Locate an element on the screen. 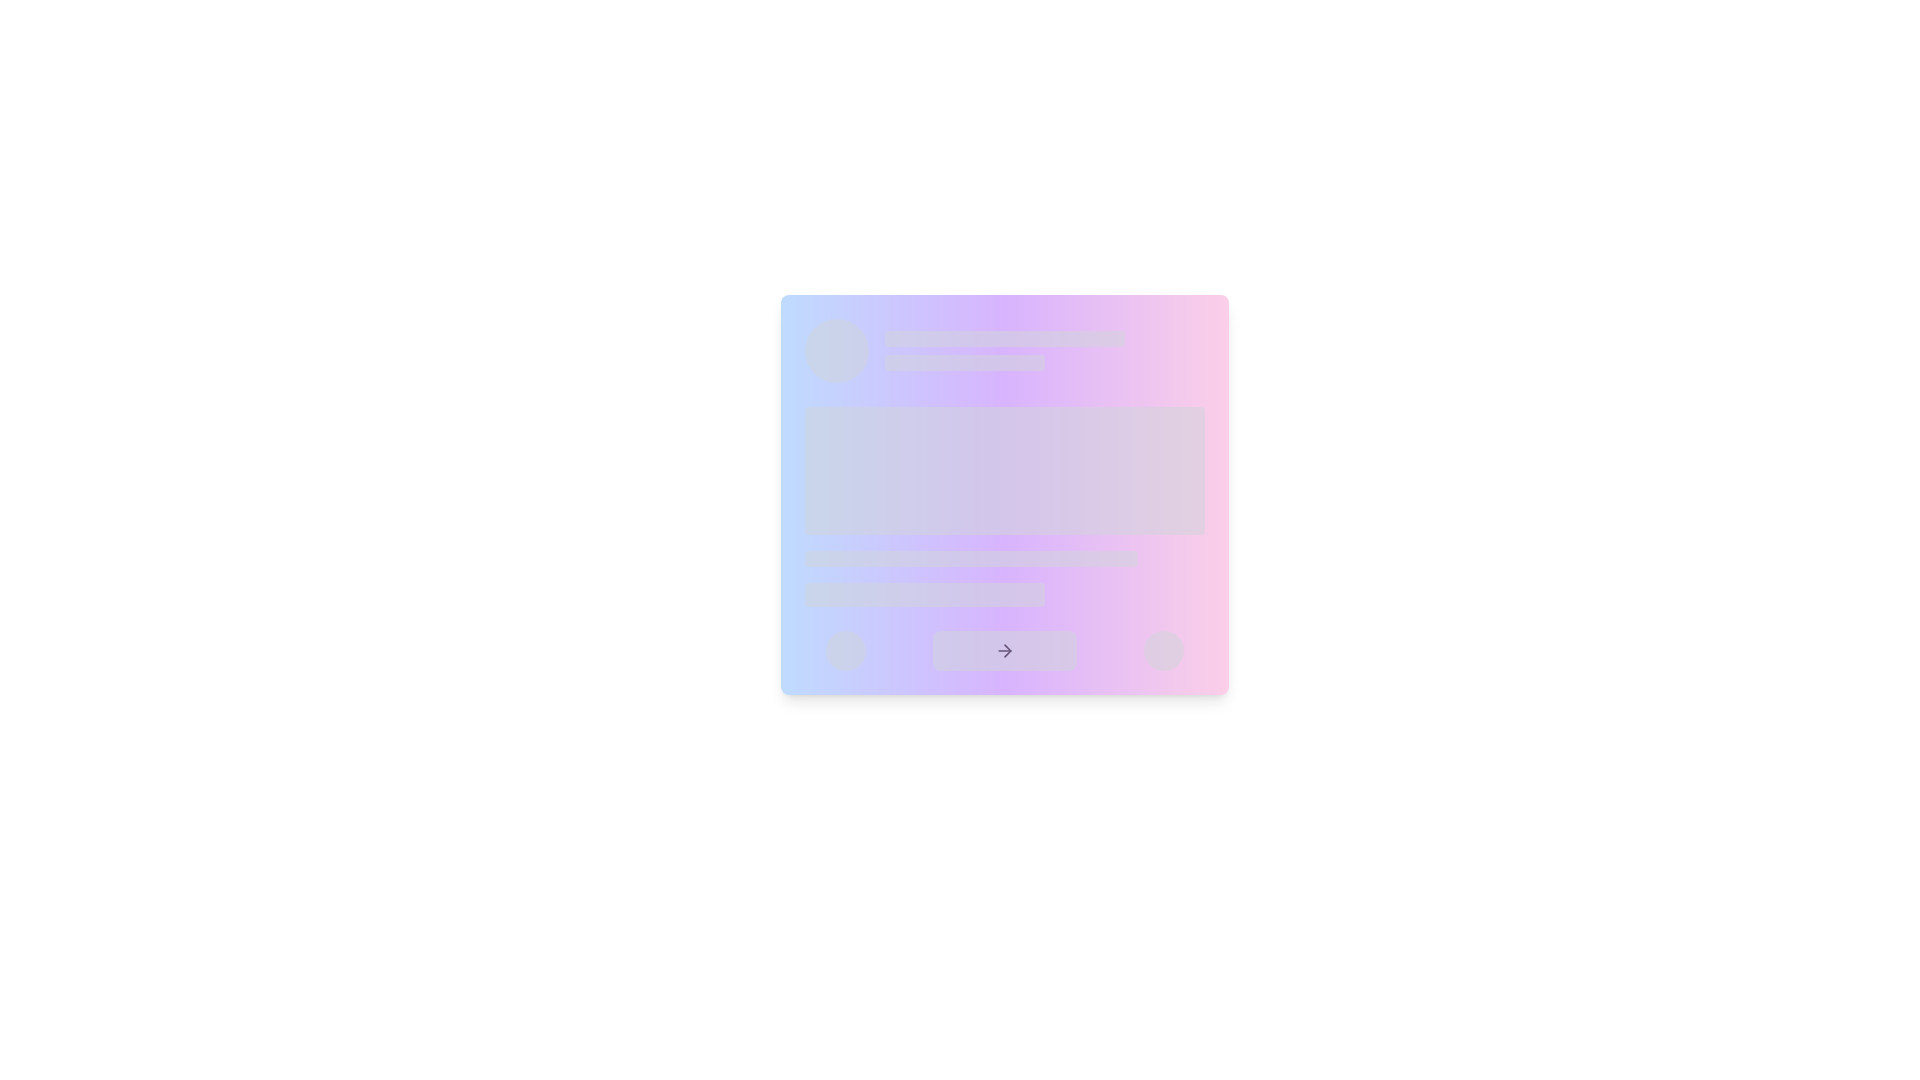 This screenshot has height=1080, width=1920. the circular gray button located in the bottom-right corner of the interface is located at coordinates (1163, 651).